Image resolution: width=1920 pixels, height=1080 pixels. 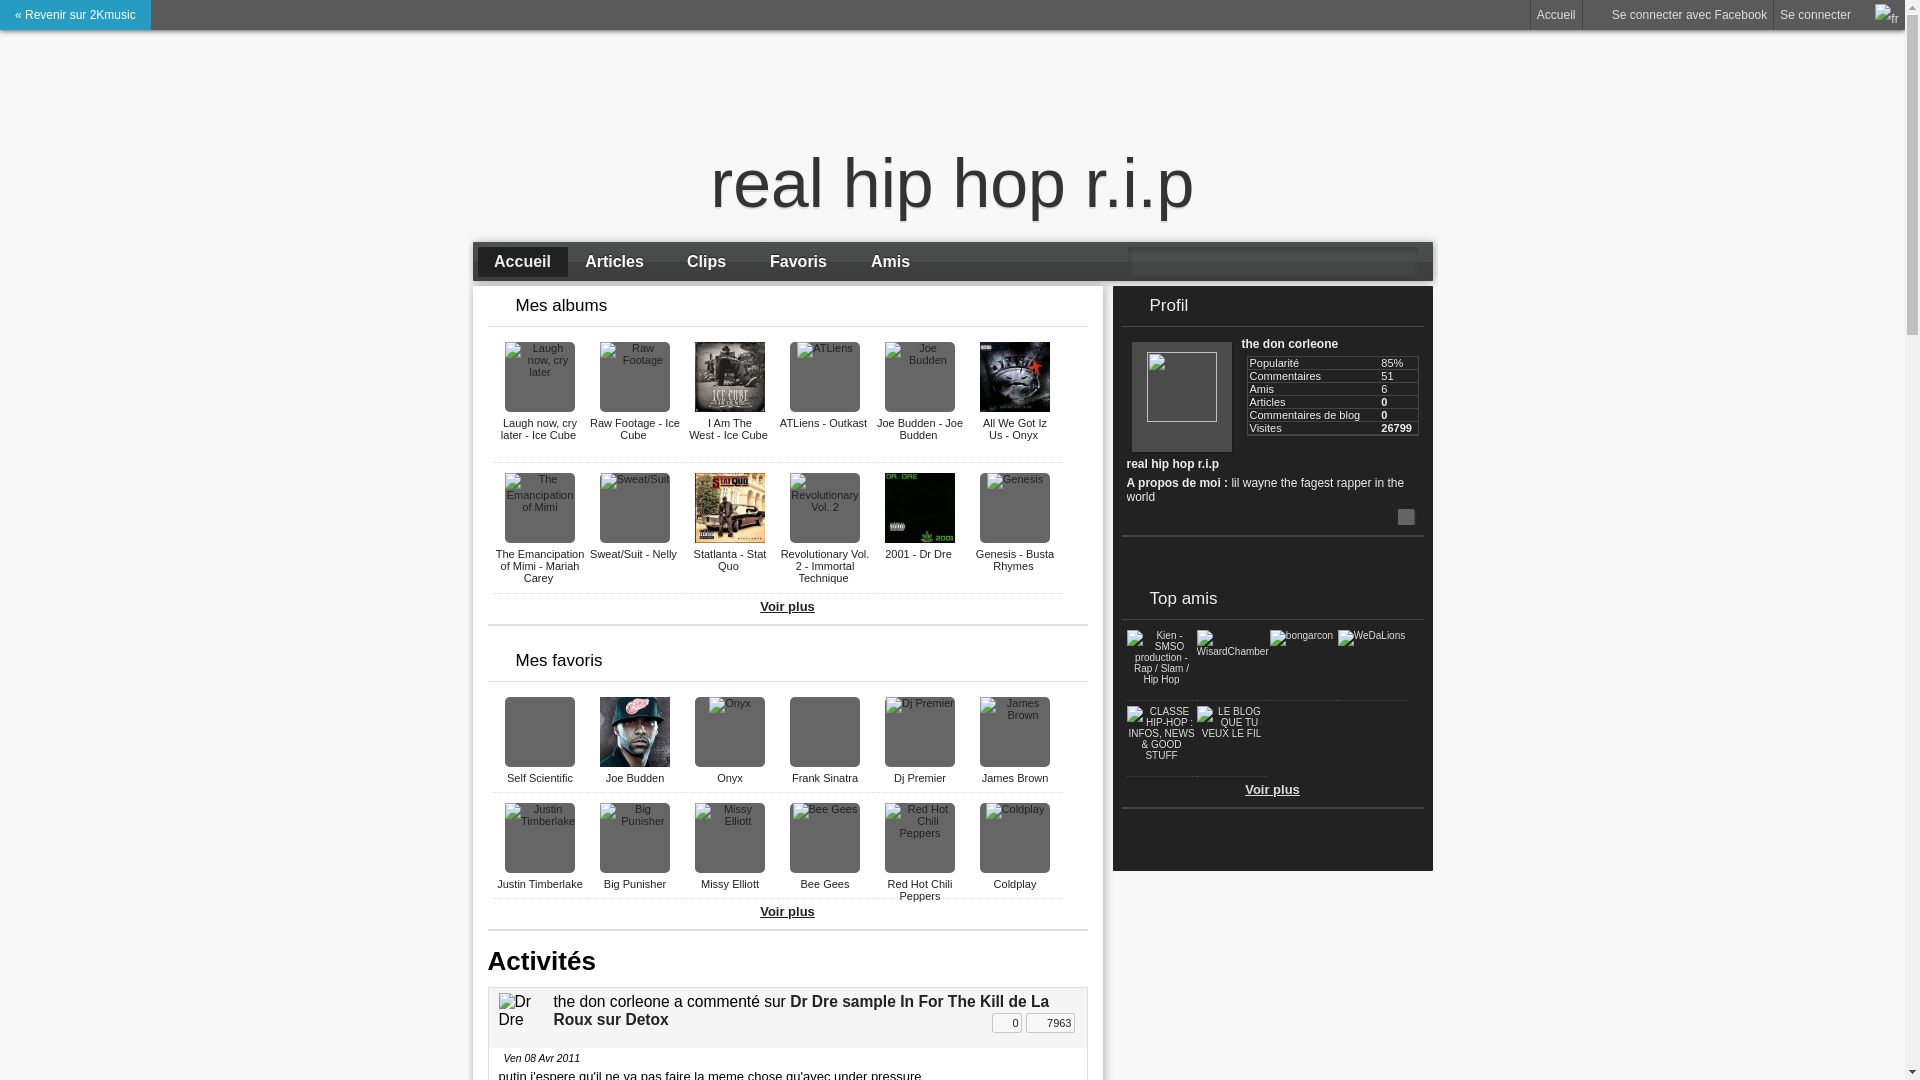 I want to click on 'All We Got Iz Us - Onyx ', so click(x=1014, y=427).